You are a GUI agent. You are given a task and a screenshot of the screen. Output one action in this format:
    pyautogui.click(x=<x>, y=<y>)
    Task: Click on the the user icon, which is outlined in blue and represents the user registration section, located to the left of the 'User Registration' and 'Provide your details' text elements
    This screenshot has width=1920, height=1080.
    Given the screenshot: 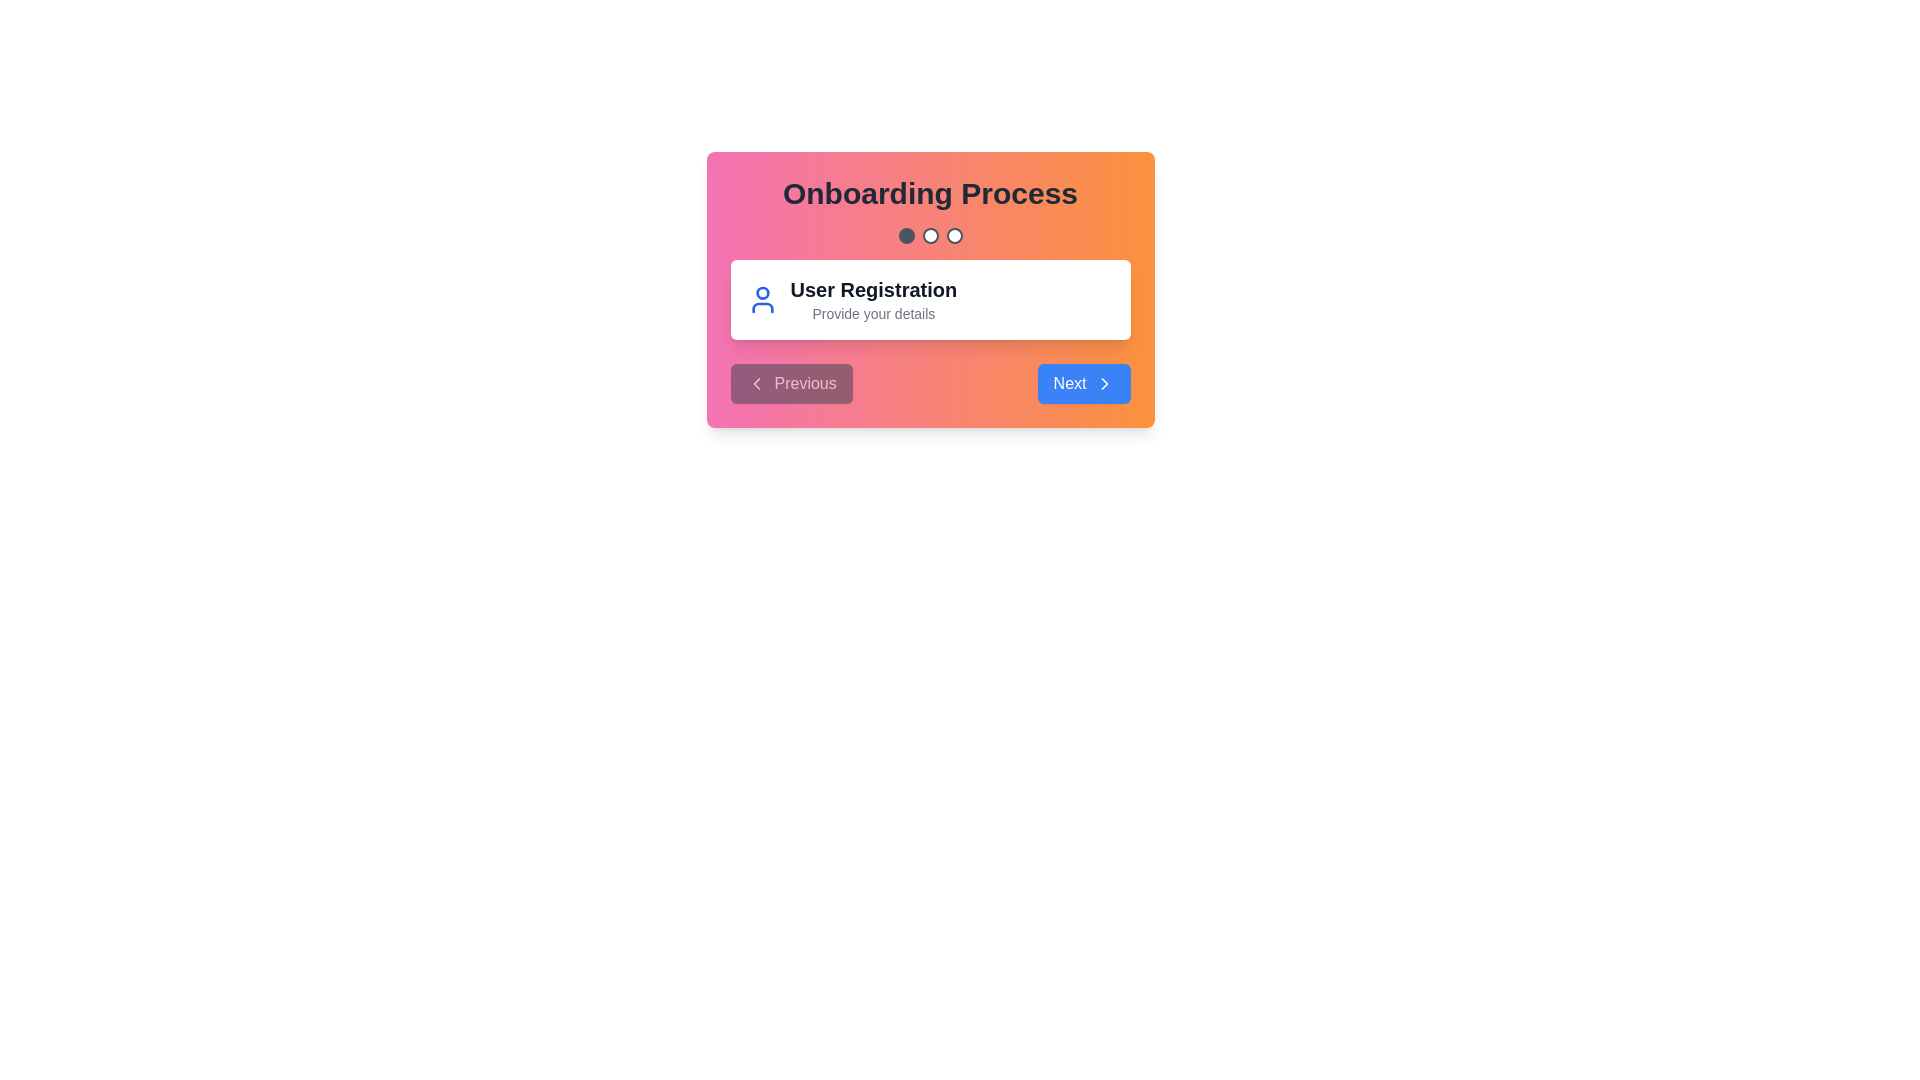 What is the action you would take?
    pyautogui.click(x=761, y=300)
    